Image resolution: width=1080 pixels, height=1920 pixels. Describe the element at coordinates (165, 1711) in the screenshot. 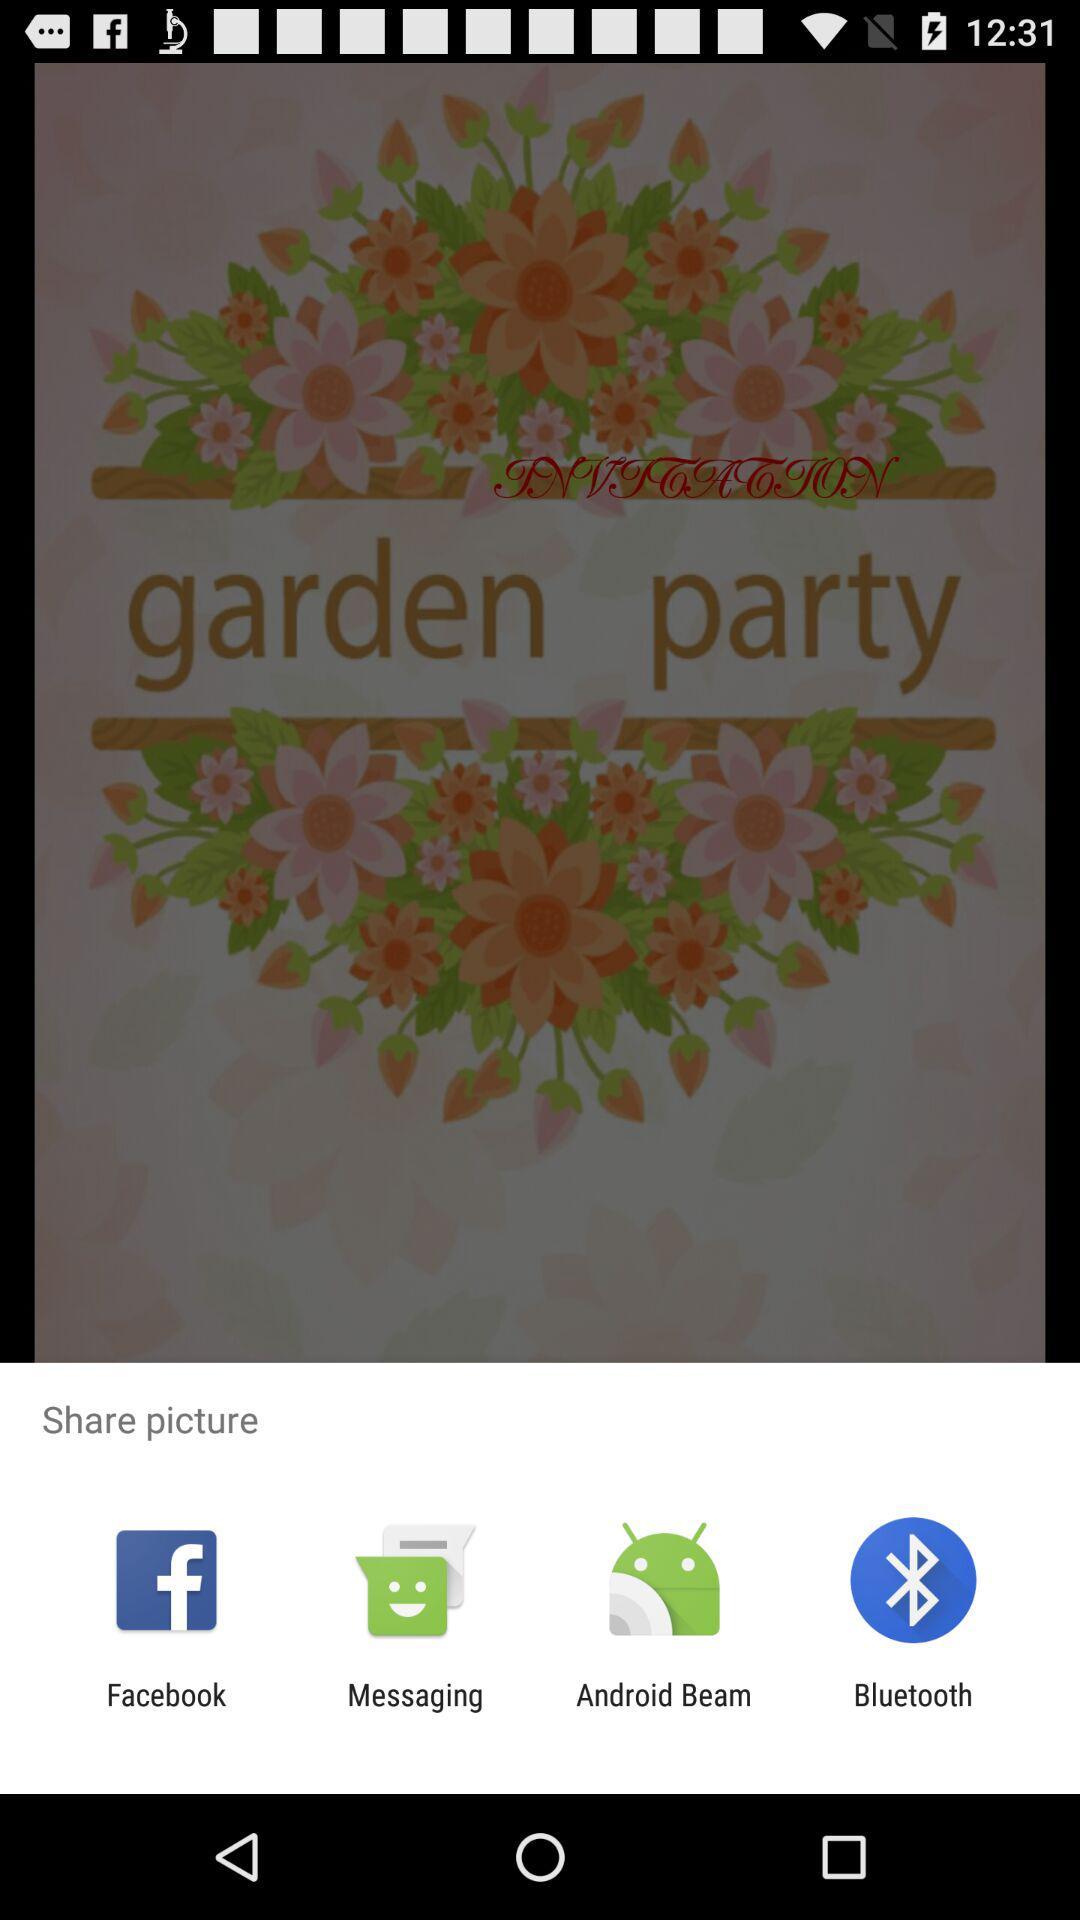

I see `the facebook icon` at that location.